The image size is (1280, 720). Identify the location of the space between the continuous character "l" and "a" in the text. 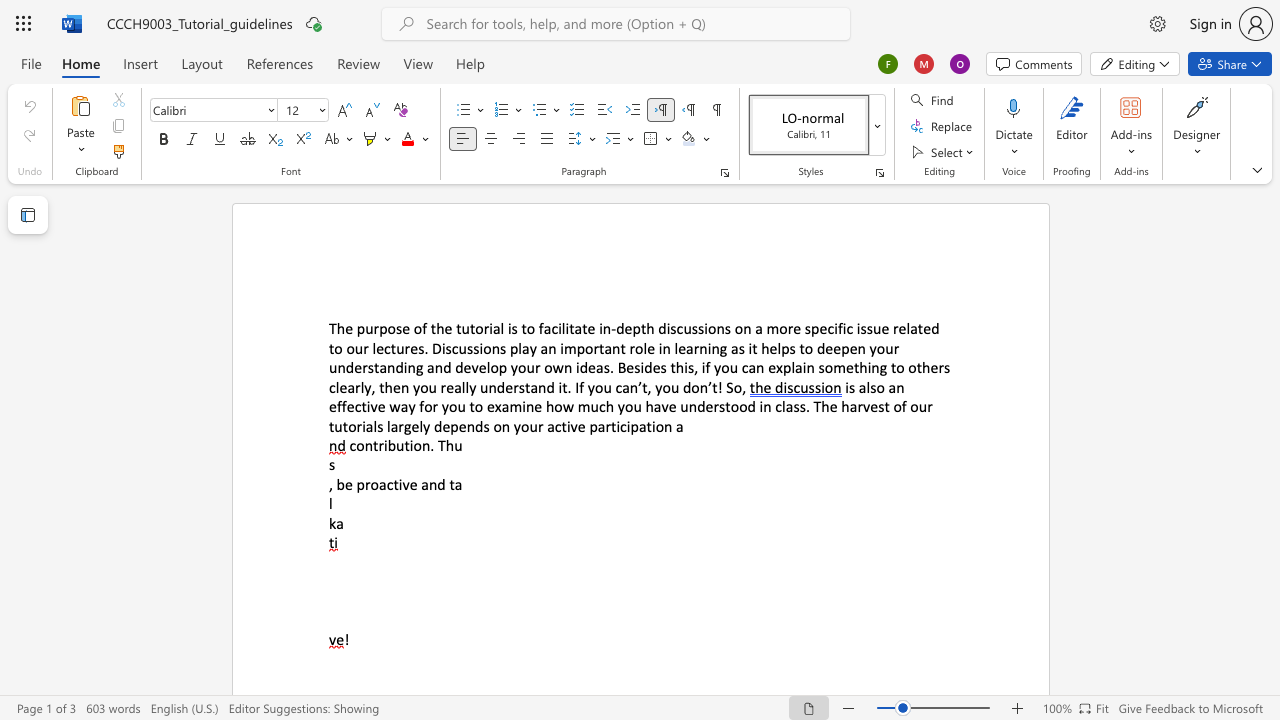
(391, 425).